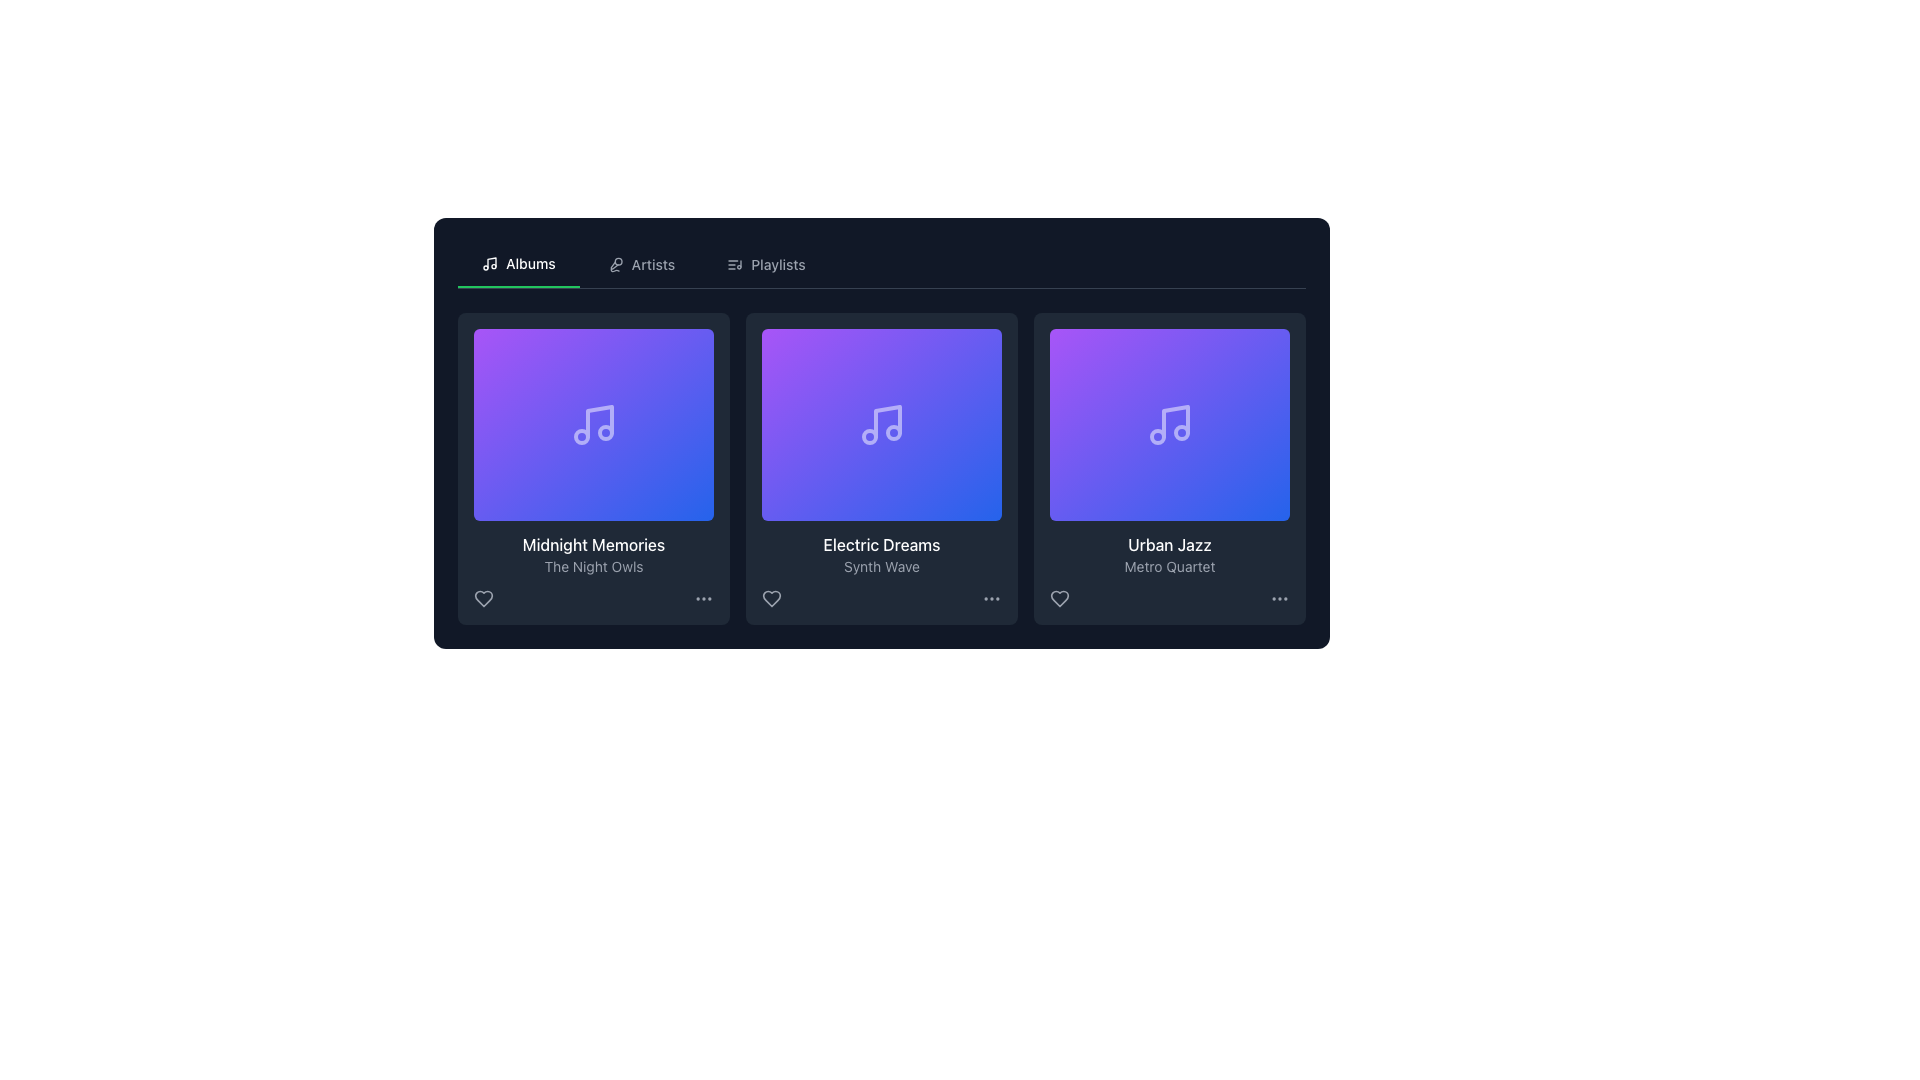 Image resolution: width=1920 pixels, height=1080 pixels. What do you see at coordinates (593, 567) in the screenshot?
I see `the text label displaying 'The Night Owls' in gray font, located beneath 'Midnight Memories' within the leftmost rectangular card` at bounding box center [593, 567].